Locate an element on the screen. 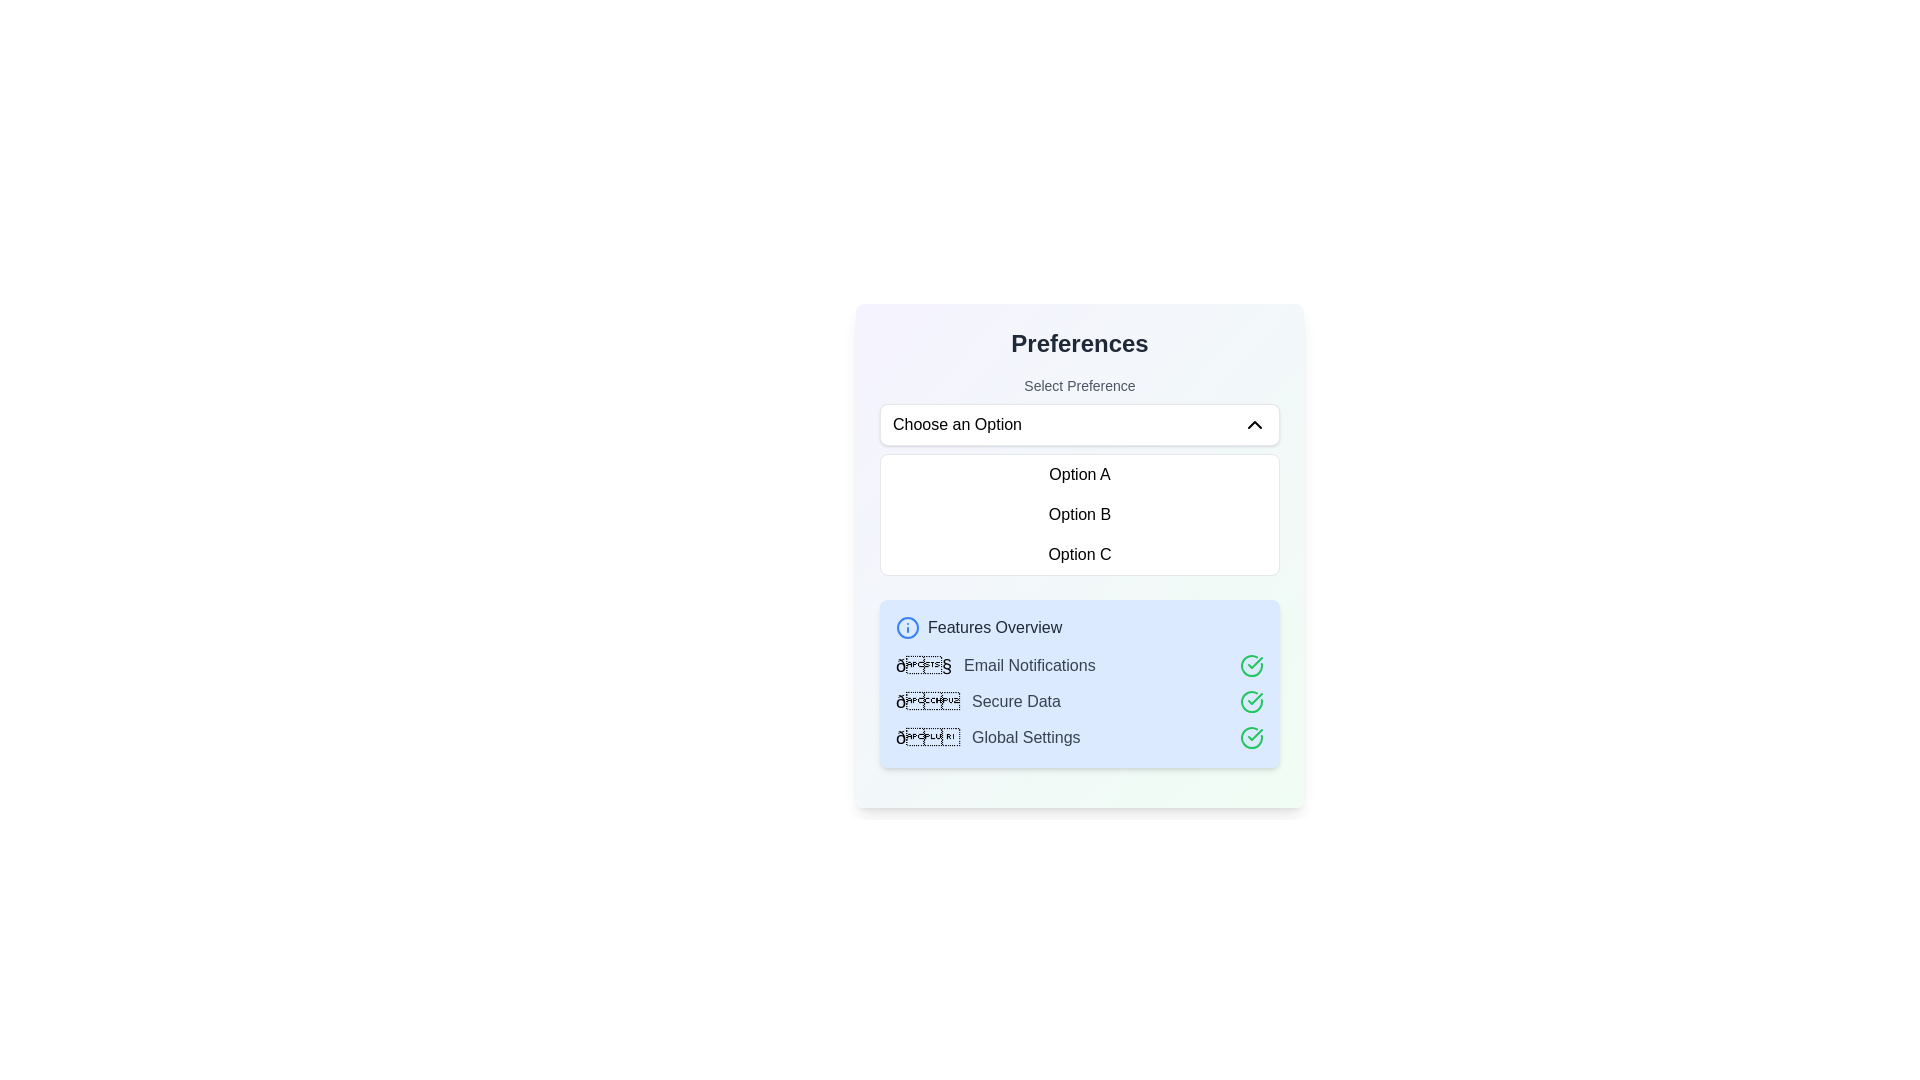 The height and width of the screenshot is (1080, 1920). the 'Email Notifications' text label, which is displayed in medium gray font and is positioned to the right of its associated icon in the preferences menu is located at coordinates (1029, 666).